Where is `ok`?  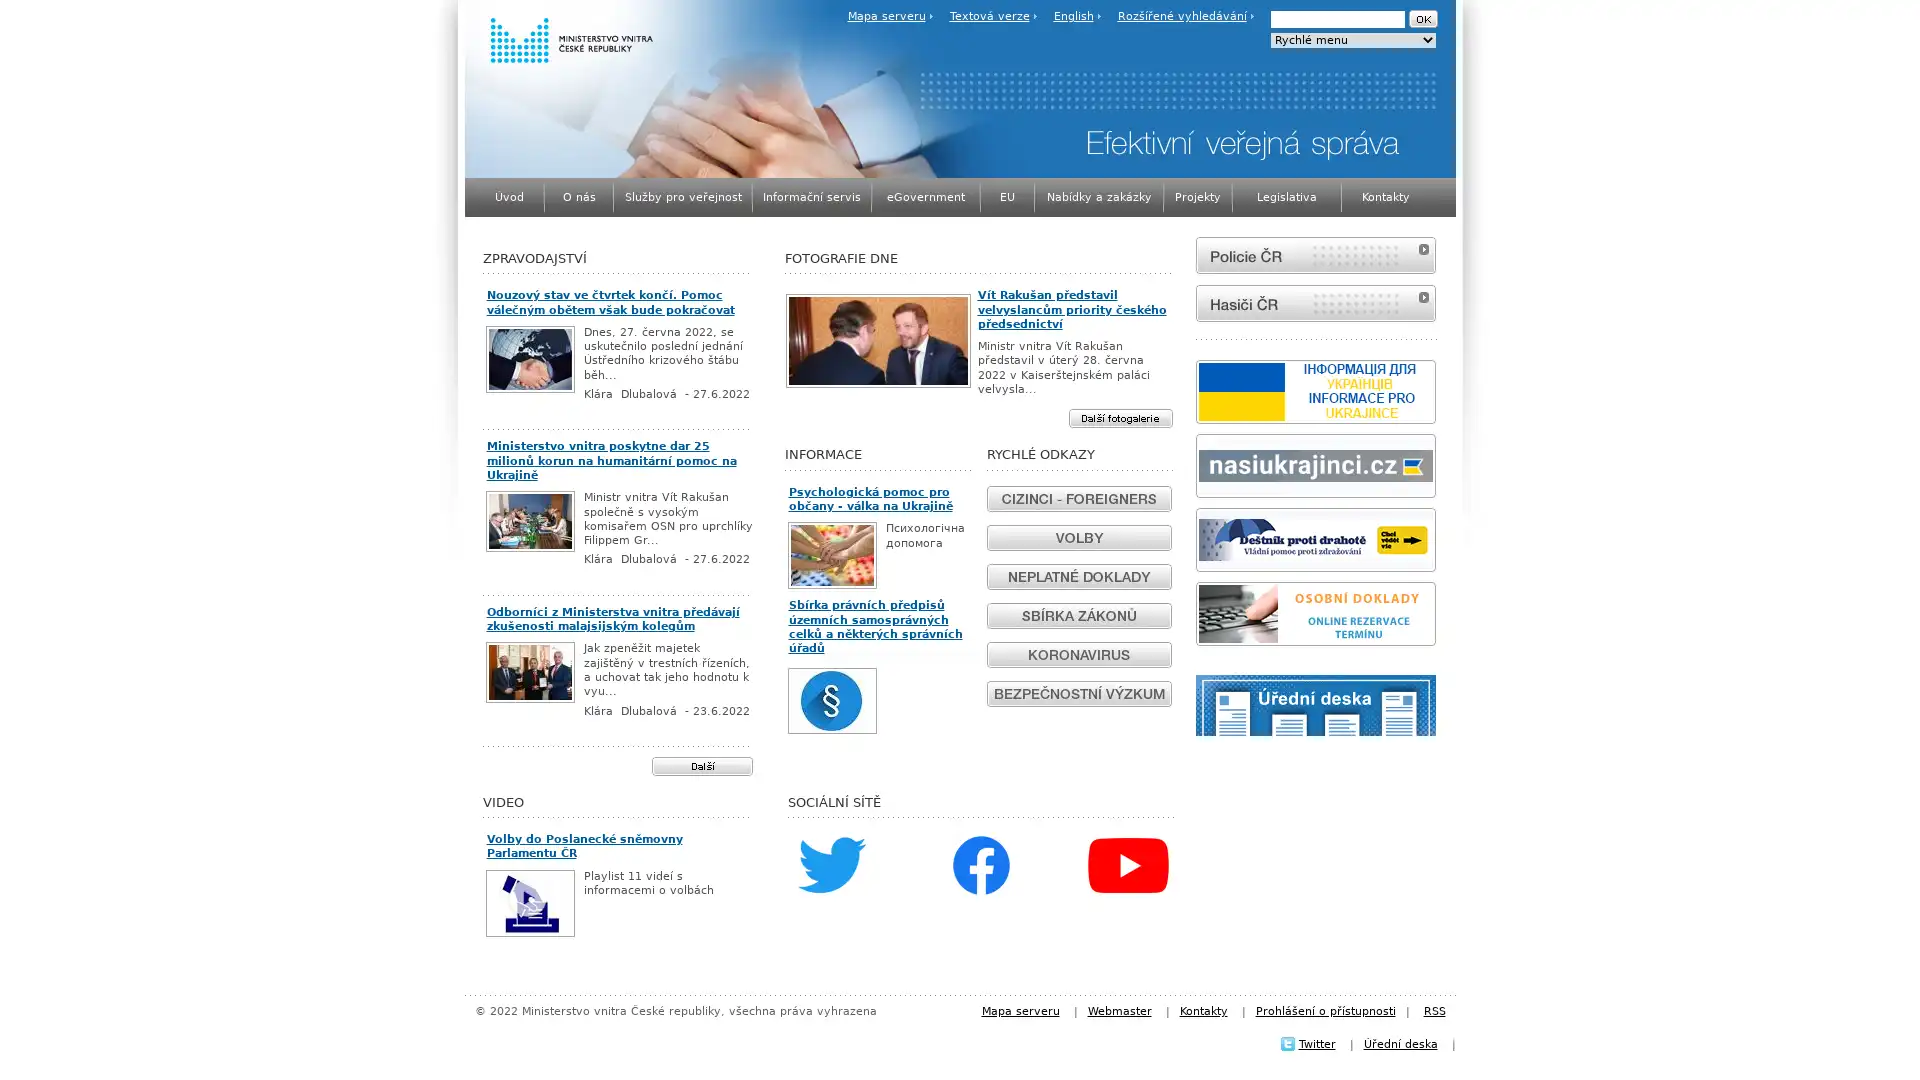 ok is located at coordinates (1421, 19).